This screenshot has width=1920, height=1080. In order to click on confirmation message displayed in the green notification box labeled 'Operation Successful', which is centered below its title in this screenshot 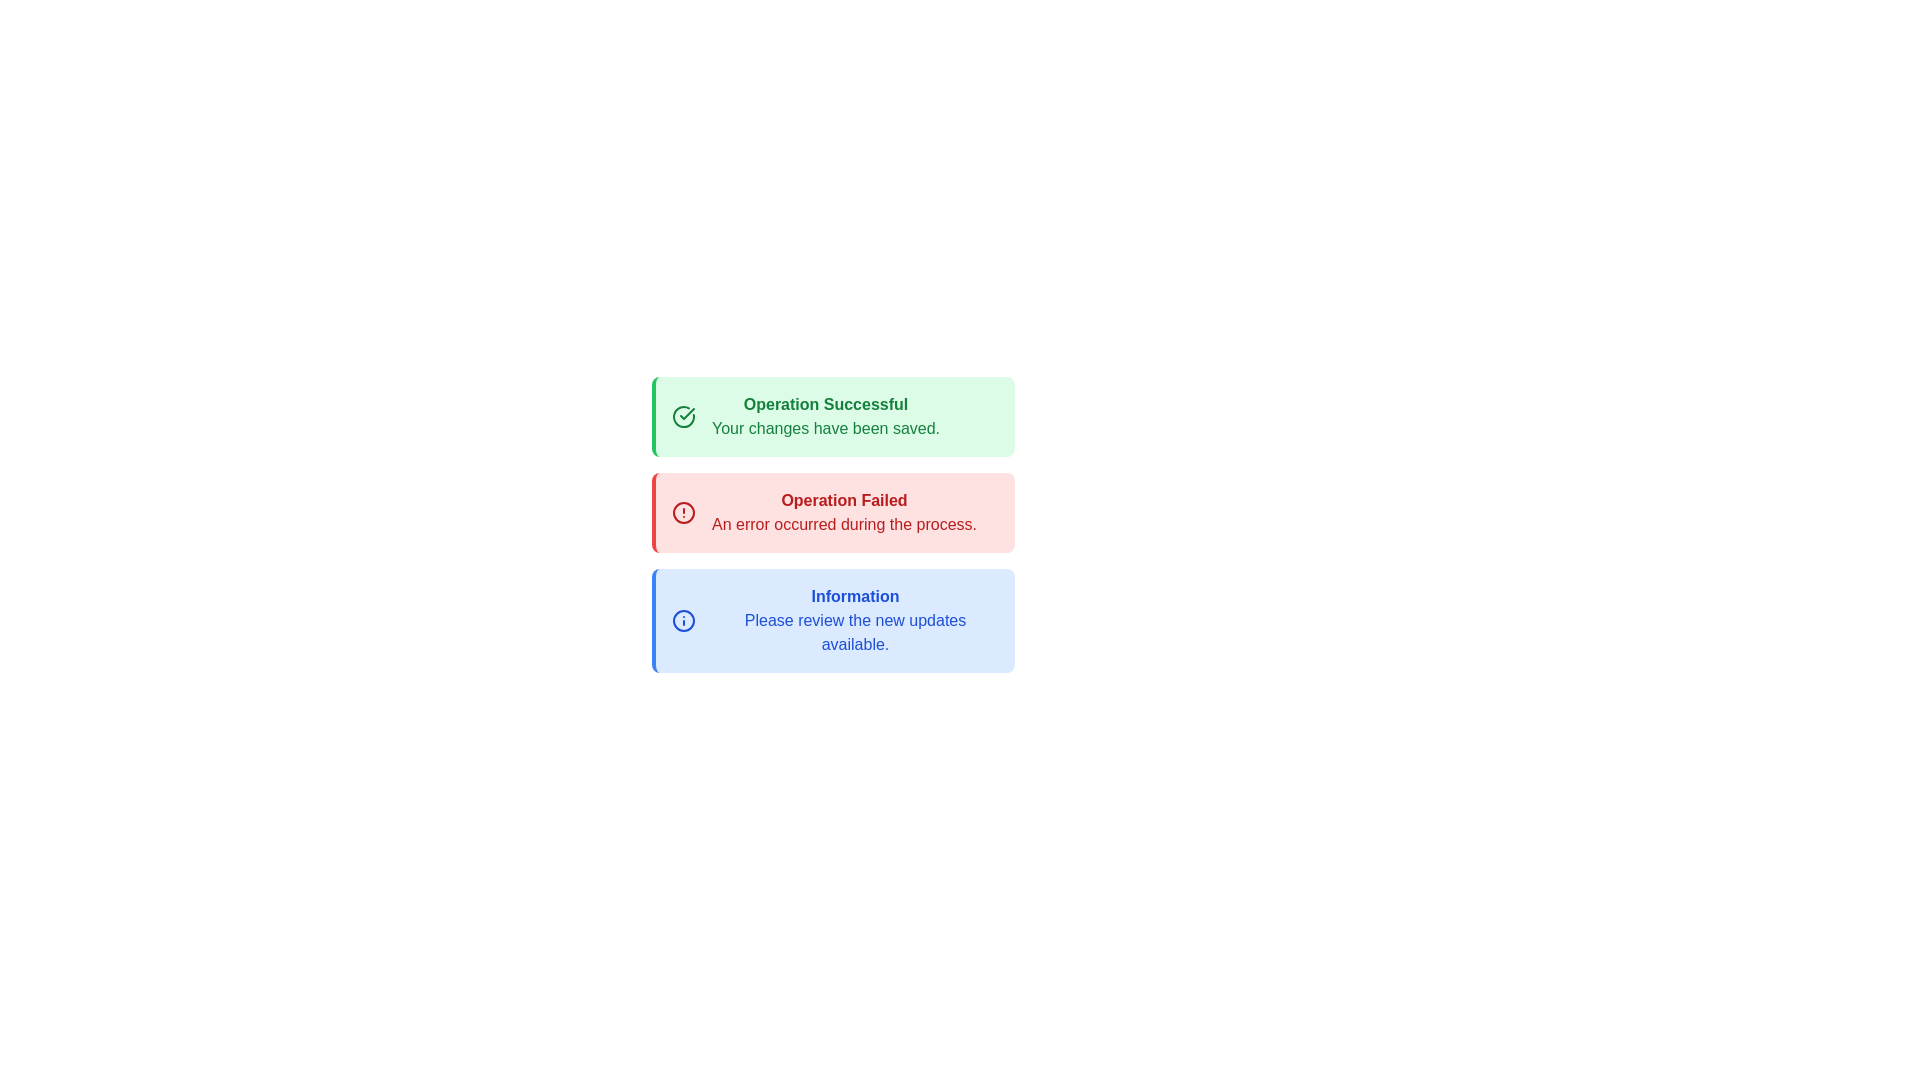, I will do `click(825, 427)`.